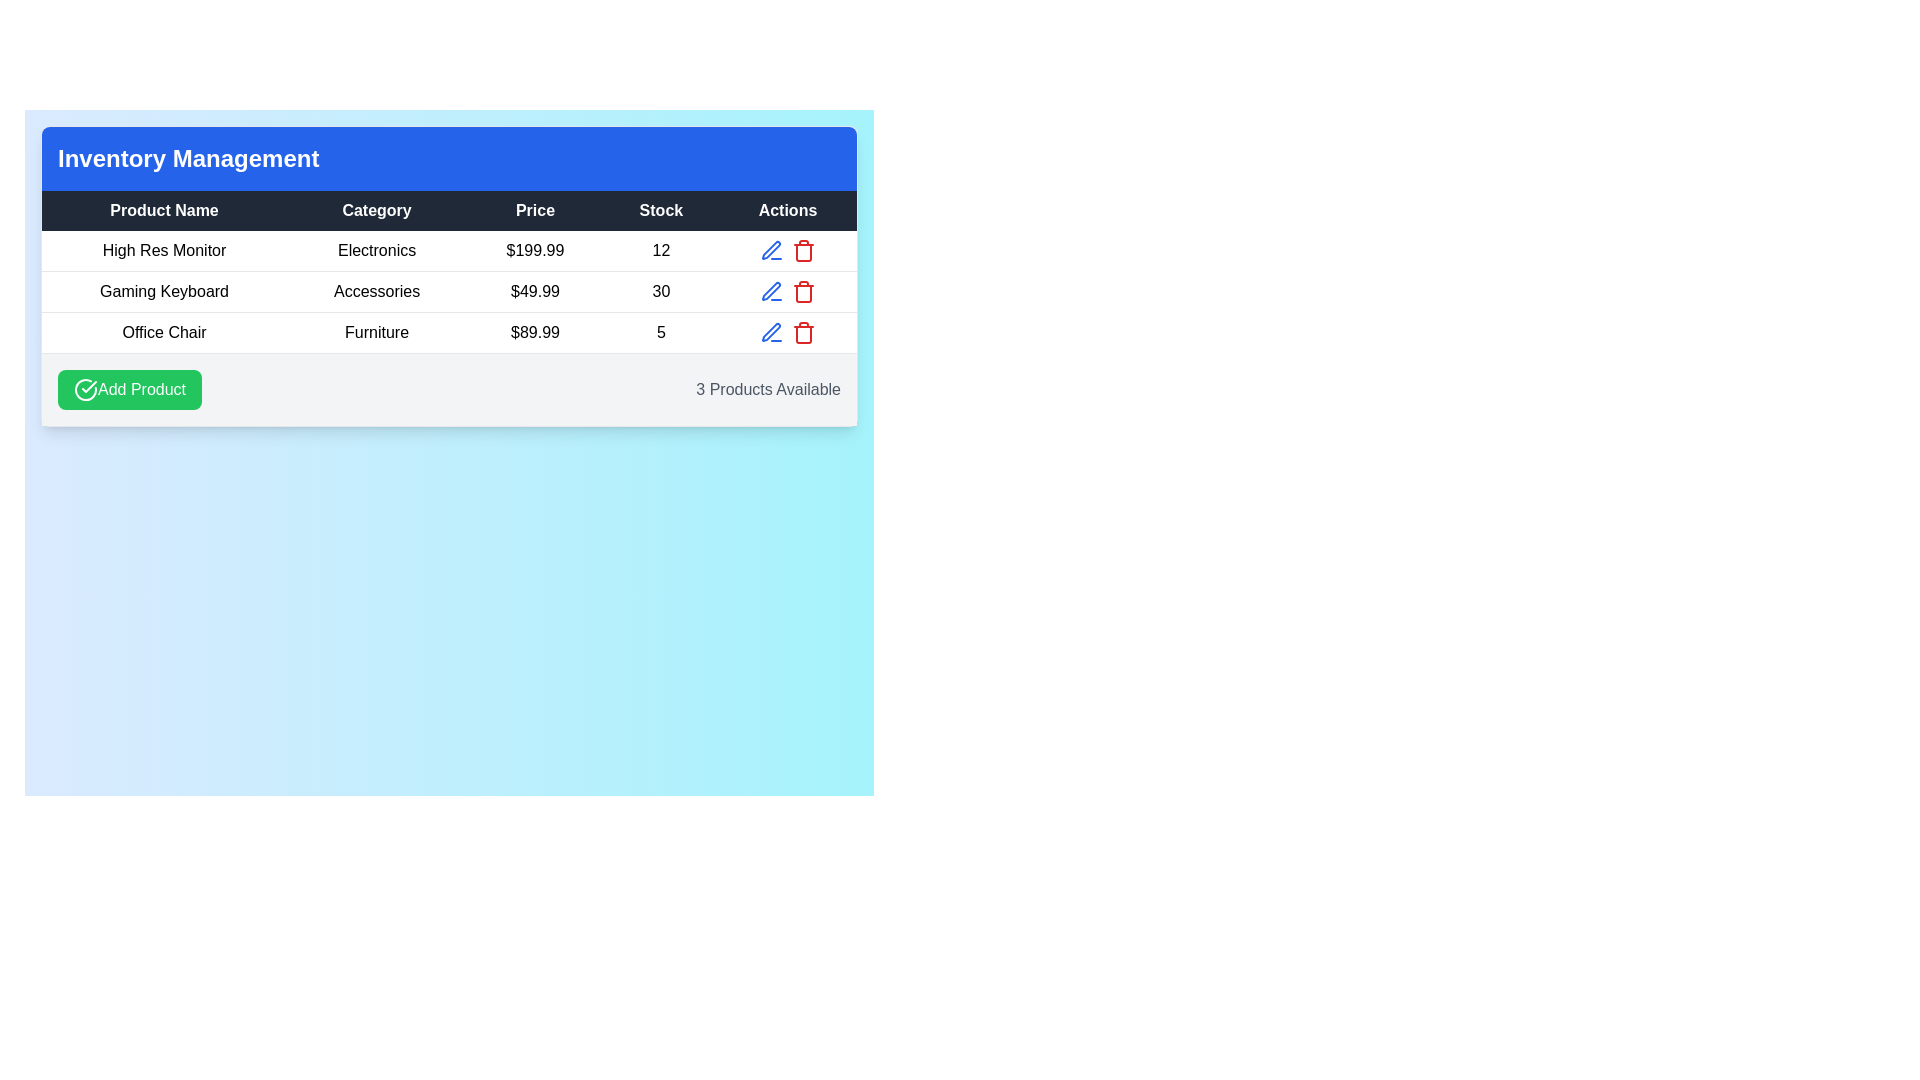  Describe the element at coordinates (803, 293) in the screenshot. I see `the red trash can icon in the 'Actions' column` at that location.